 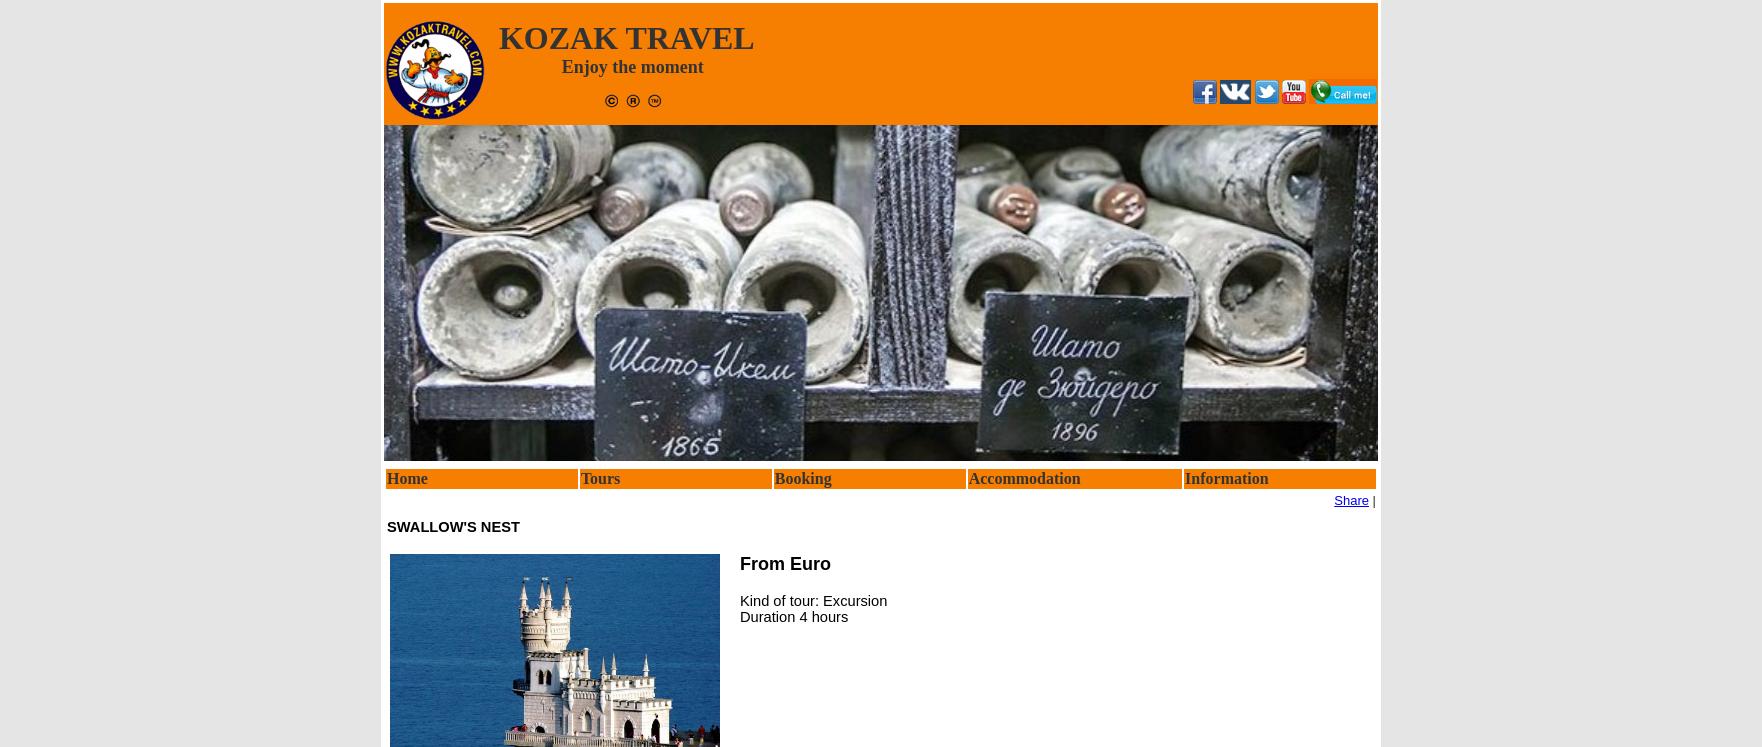 I want to click on 'Contact', so click(x=1187, y=499).